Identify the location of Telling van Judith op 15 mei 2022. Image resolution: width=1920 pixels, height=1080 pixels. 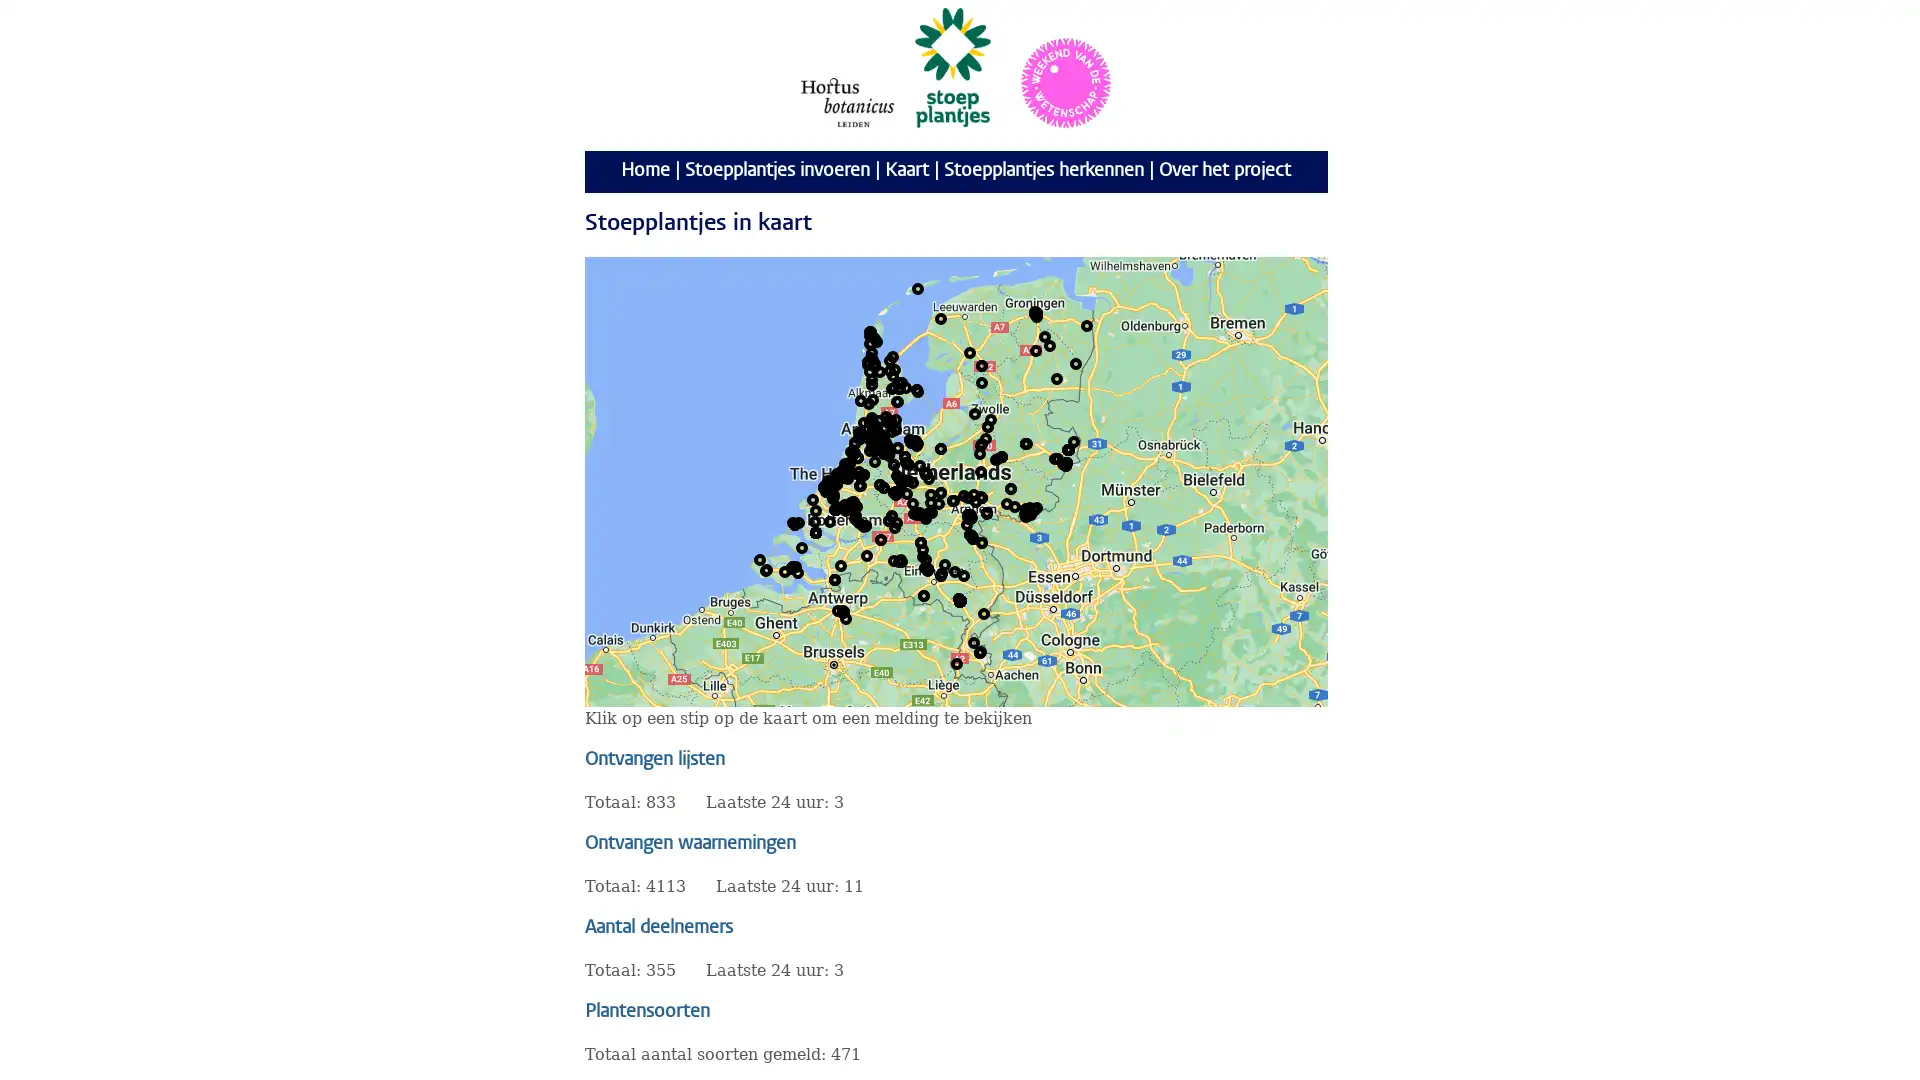
(791, 566).